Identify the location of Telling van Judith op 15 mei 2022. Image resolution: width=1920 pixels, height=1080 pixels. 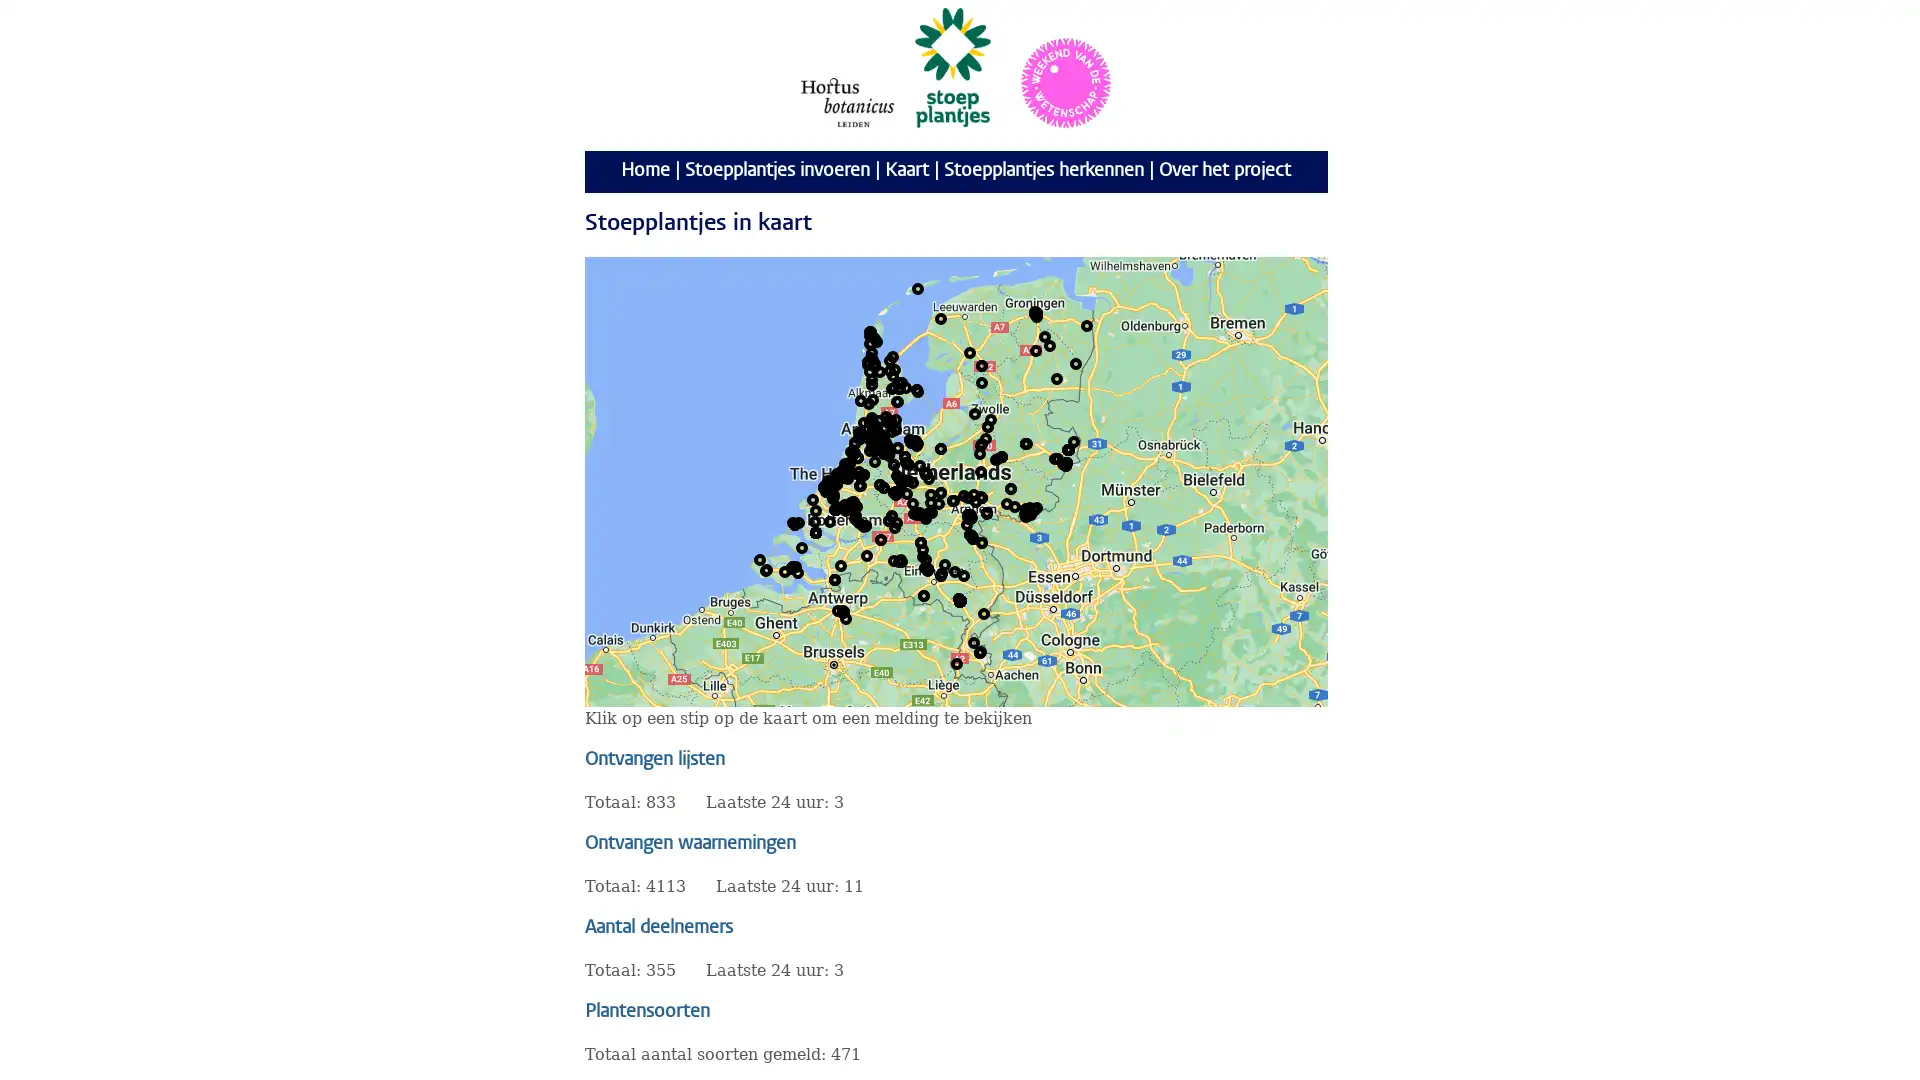
(791, 566).